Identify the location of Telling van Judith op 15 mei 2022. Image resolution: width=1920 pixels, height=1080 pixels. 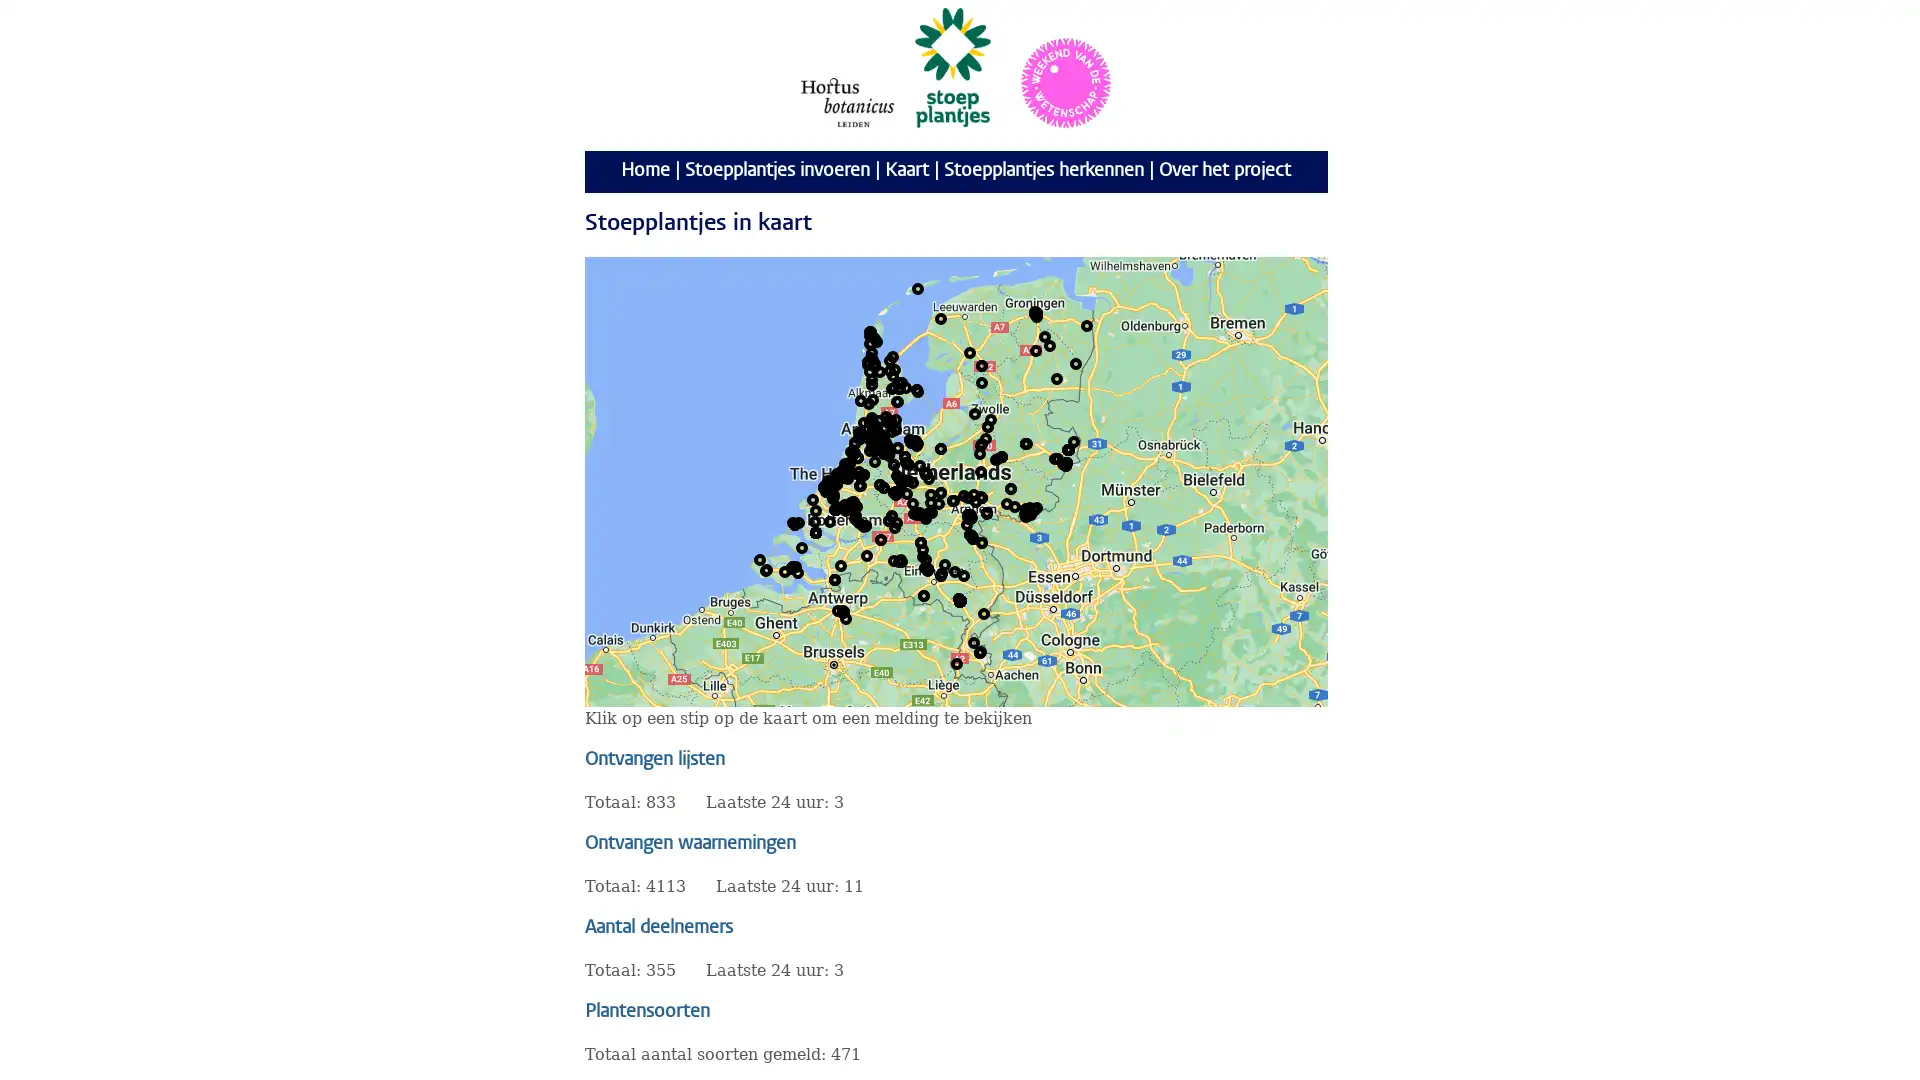
(791, 566).